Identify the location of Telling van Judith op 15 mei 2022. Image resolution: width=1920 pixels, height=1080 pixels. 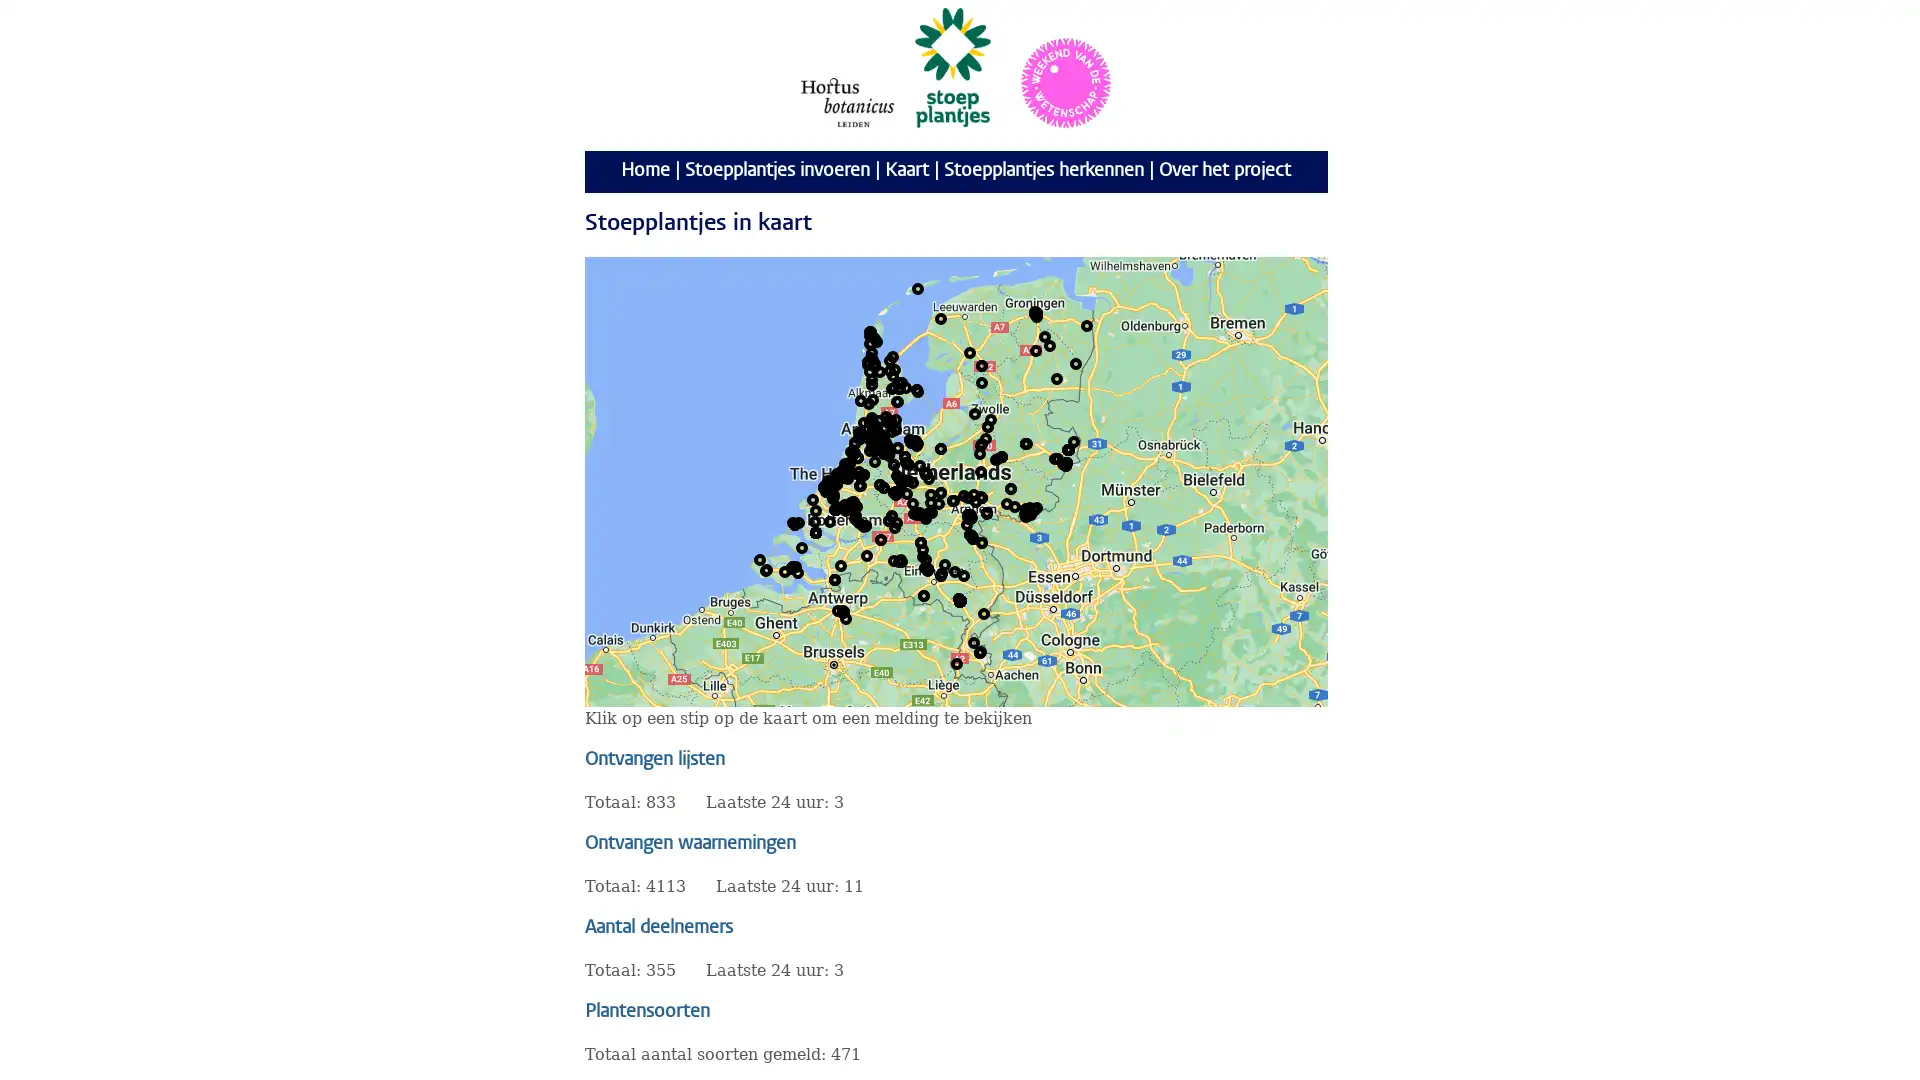
(791, 566).